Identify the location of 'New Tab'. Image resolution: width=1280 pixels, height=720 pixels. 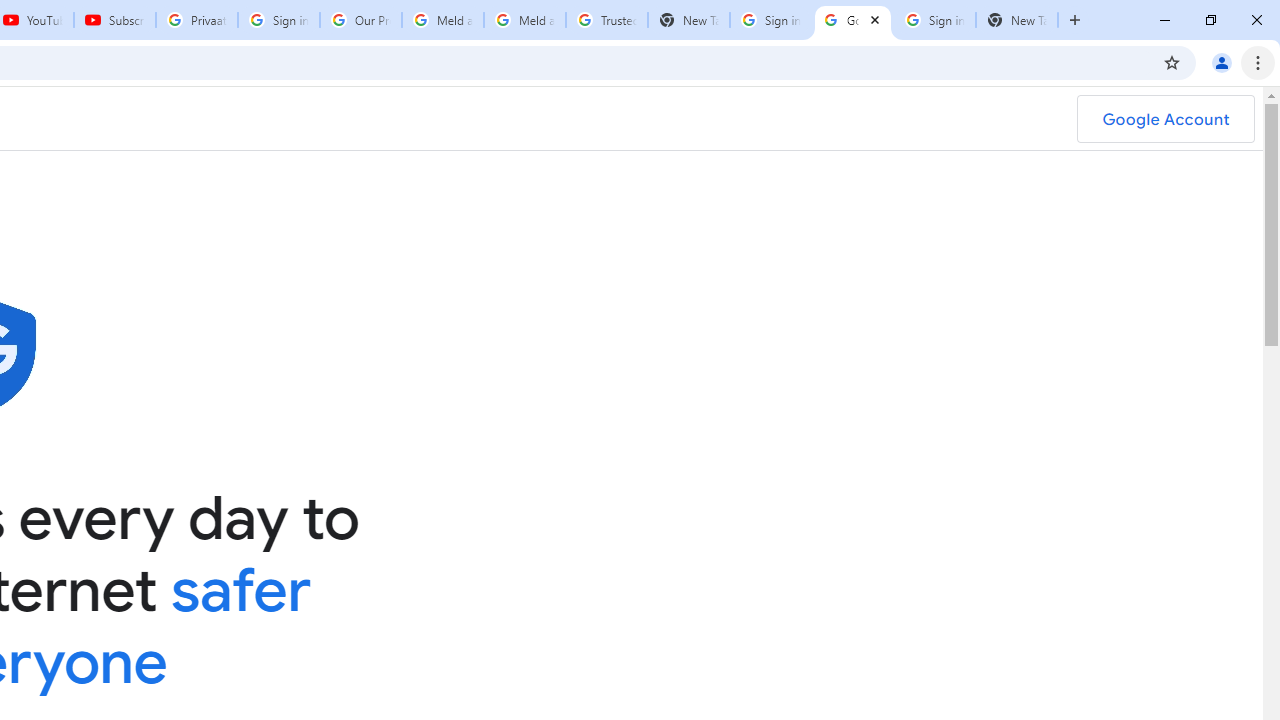
(1016, 20).